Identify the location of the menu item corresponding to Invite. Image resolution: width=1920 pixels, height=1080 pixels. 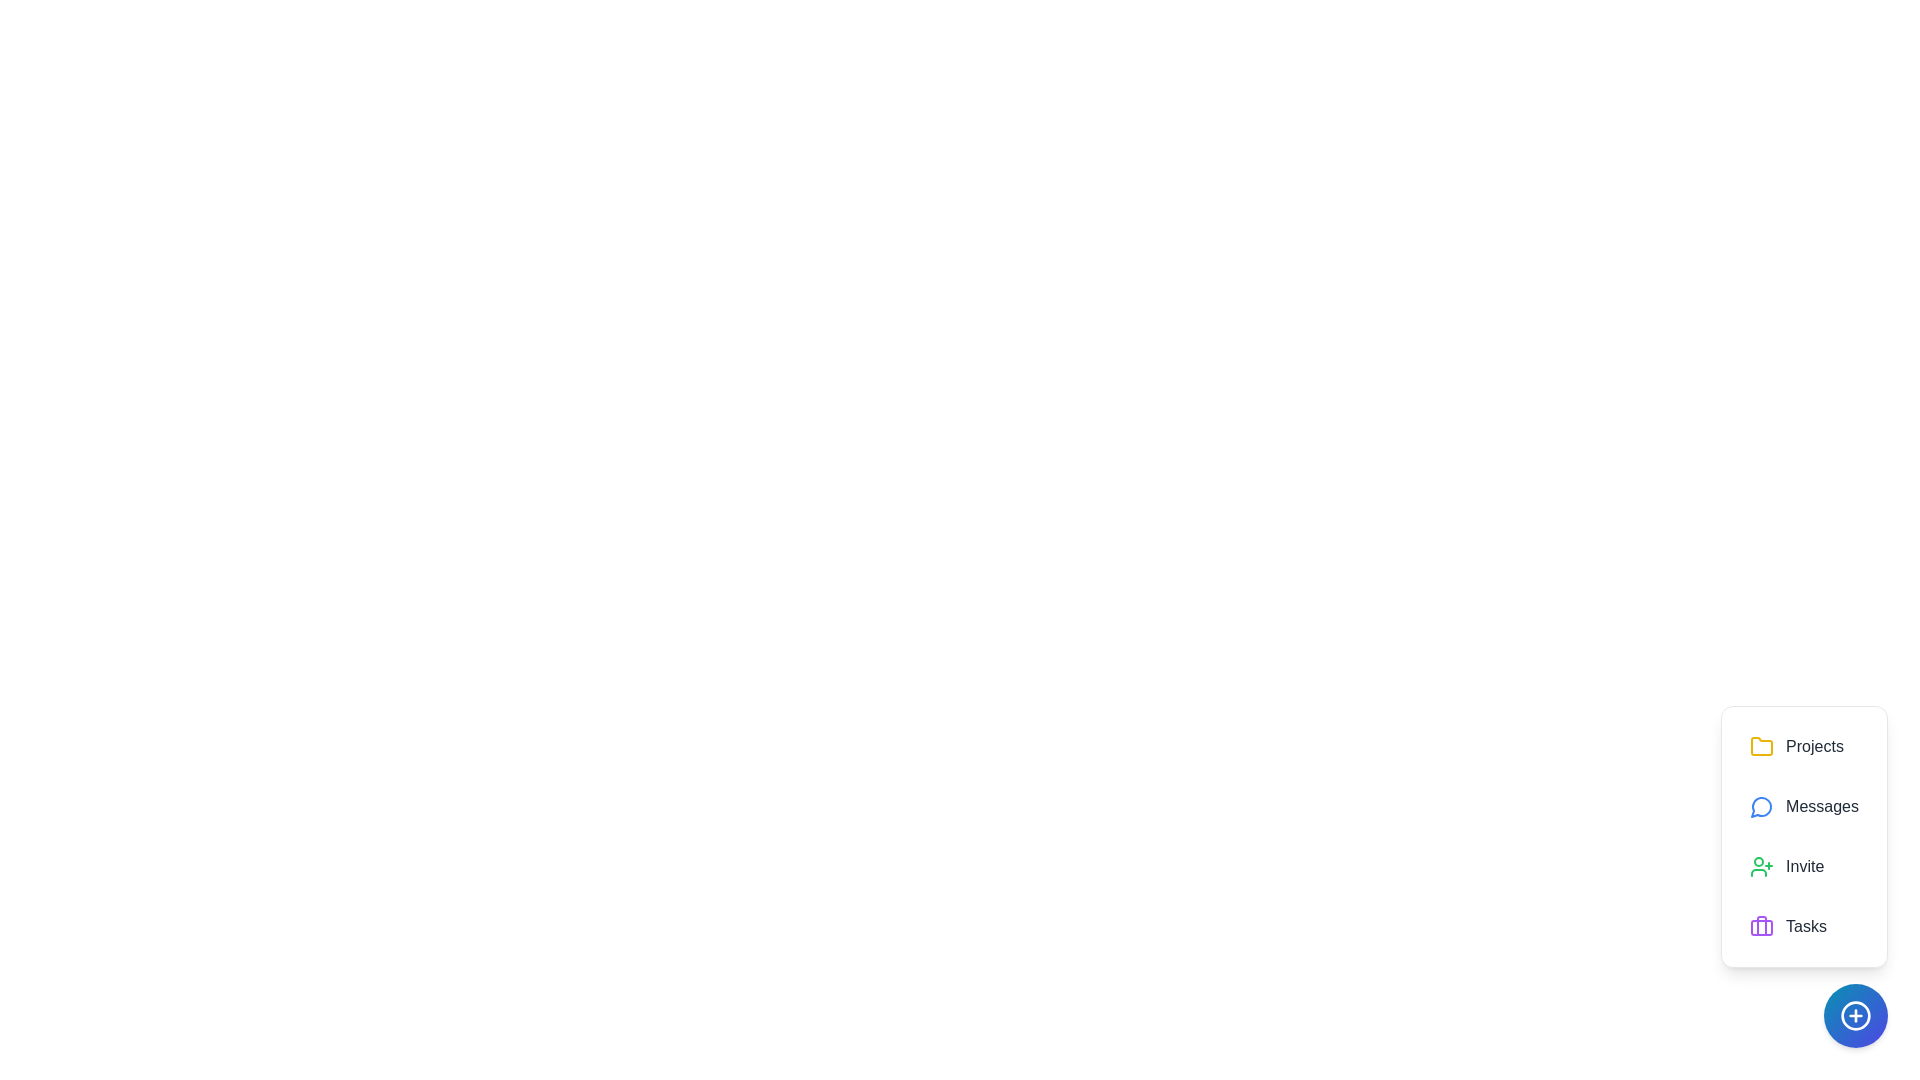
(1804, 866).